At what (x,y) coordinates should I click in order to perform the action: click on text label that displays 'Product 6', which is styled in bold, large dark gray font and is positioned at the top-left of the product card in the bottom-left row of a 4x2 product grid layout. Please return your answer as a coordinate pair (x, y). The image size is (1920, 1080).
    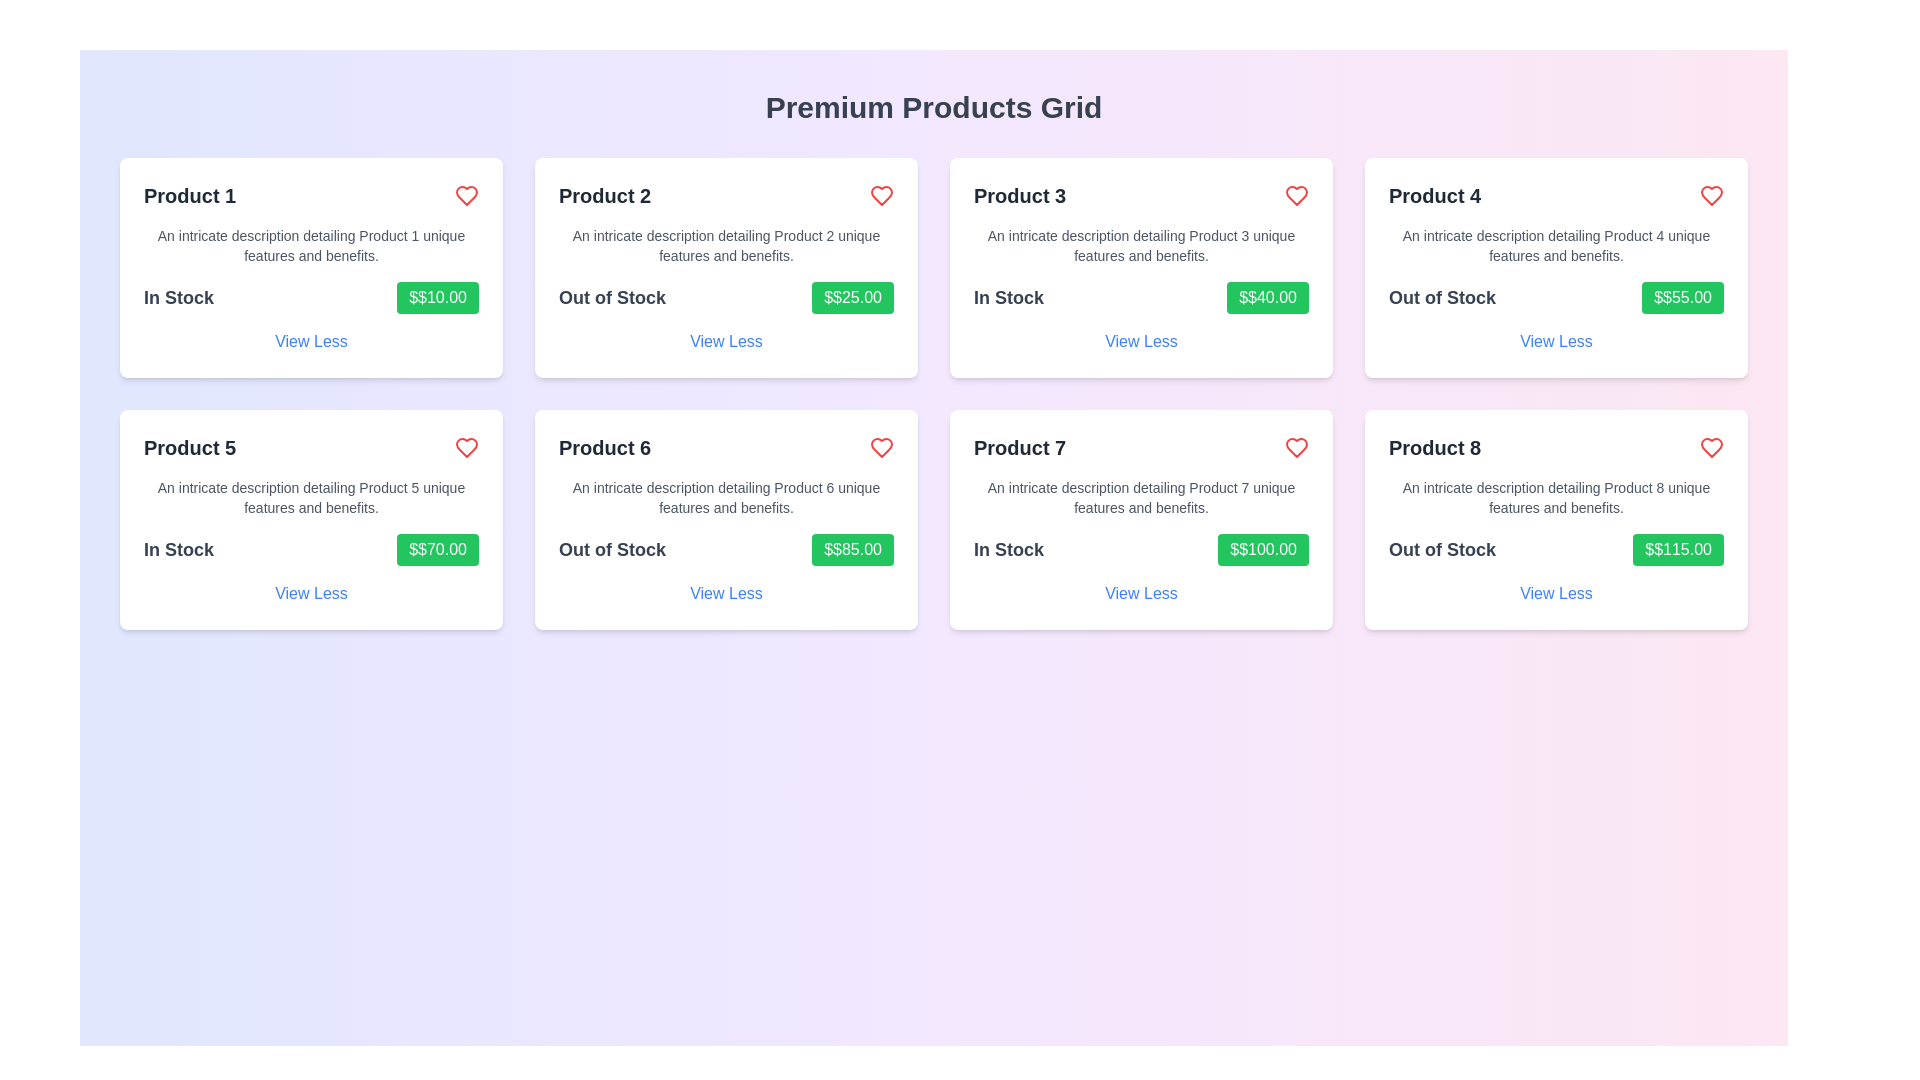
    Looking at the image, I should click on (604, 446).